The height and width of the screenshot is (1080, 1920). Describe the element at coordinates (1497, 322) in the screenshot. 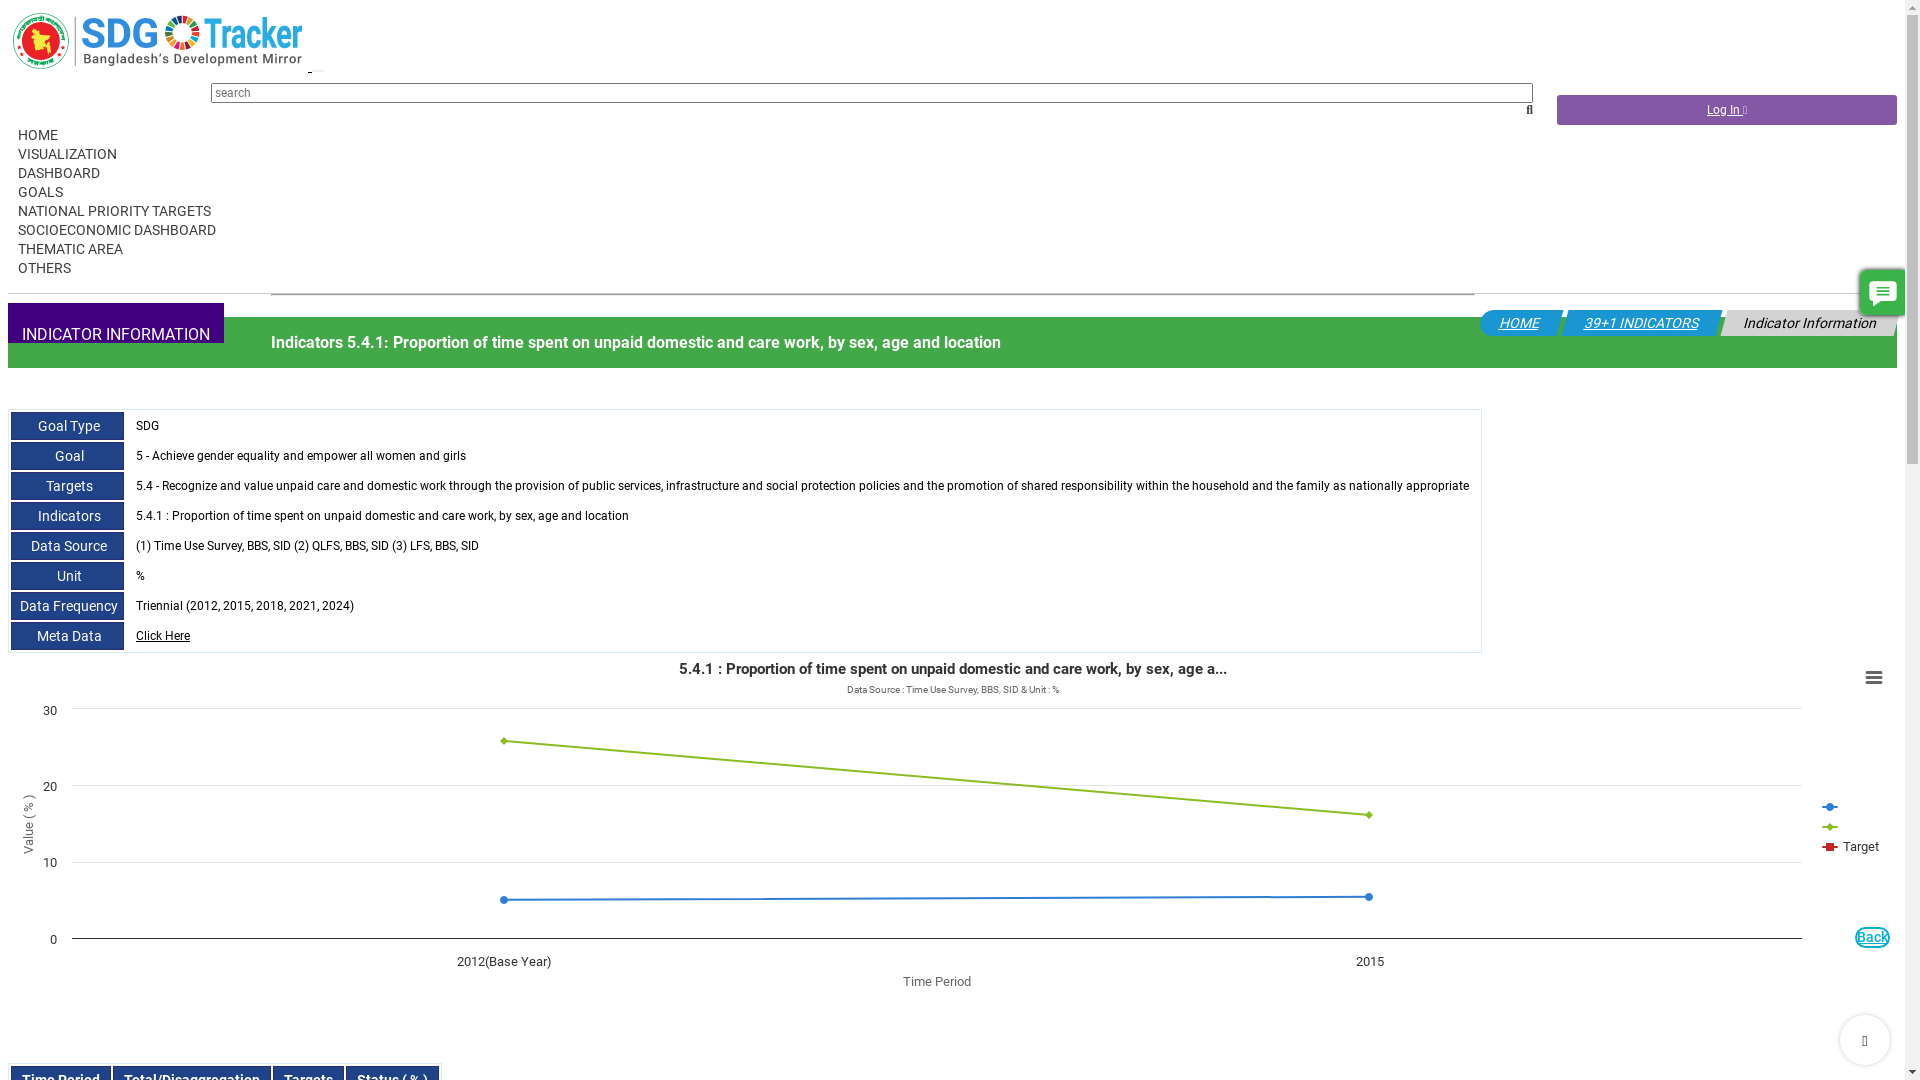

I see `'HOME'` at that location.